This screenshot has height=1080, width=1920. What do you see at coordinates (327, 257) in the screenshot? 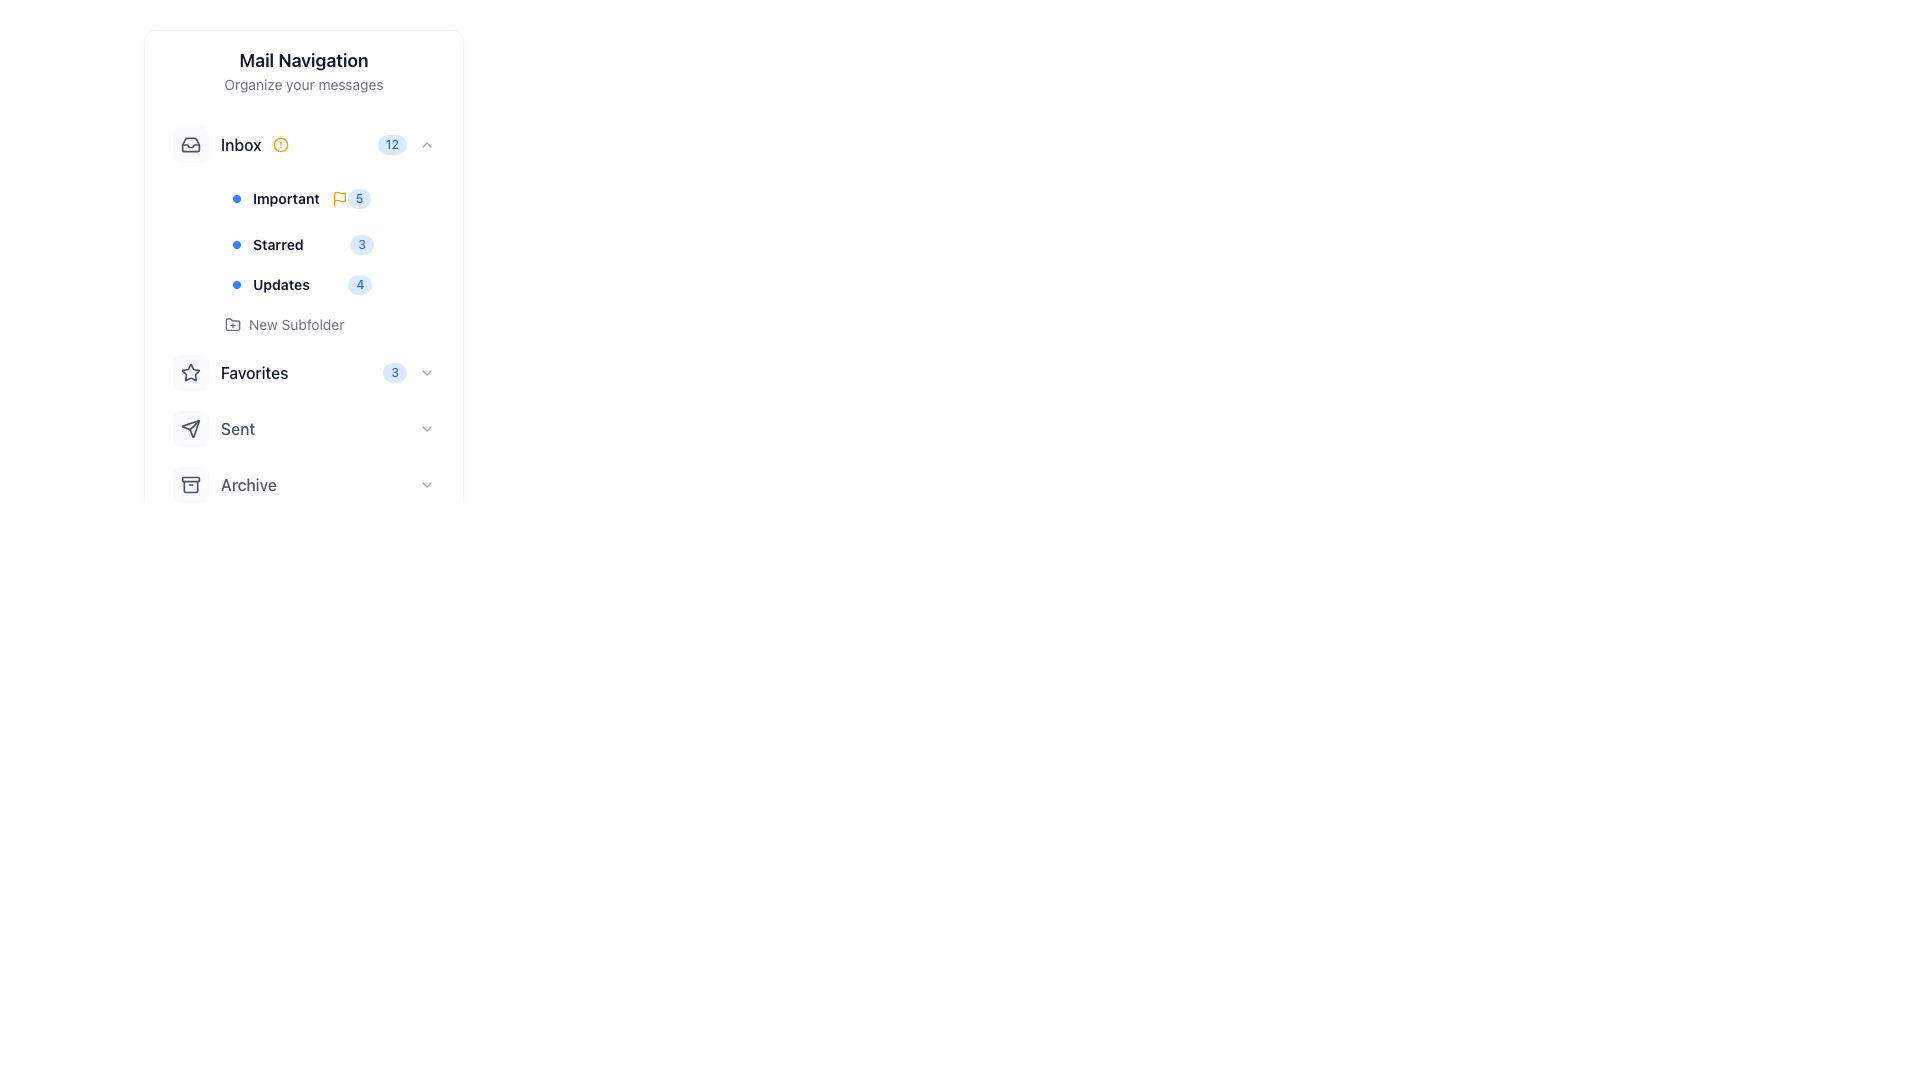
I see `the 'Starred' category button located as the second entry in the list under the 'Inbox' category` at bounding box center [327, 257].